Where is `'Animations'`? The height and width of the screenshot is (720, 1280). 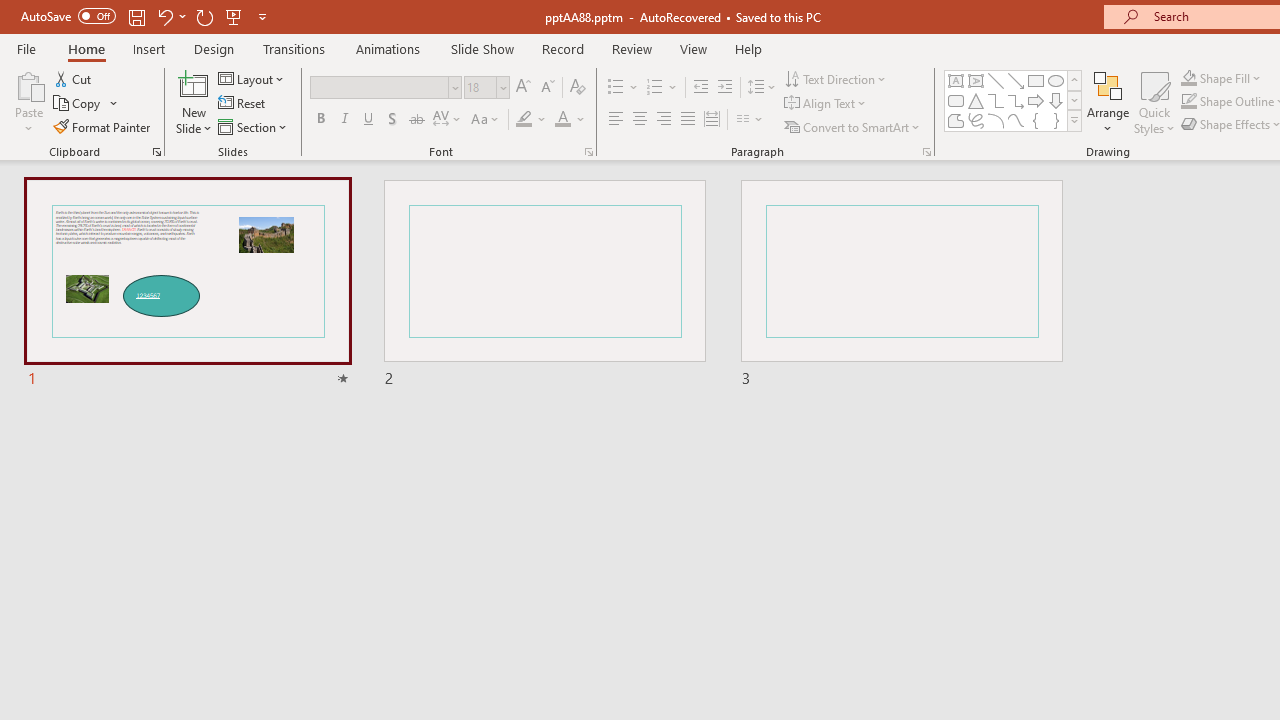 'Animations' is located at coordinates (388, 48).